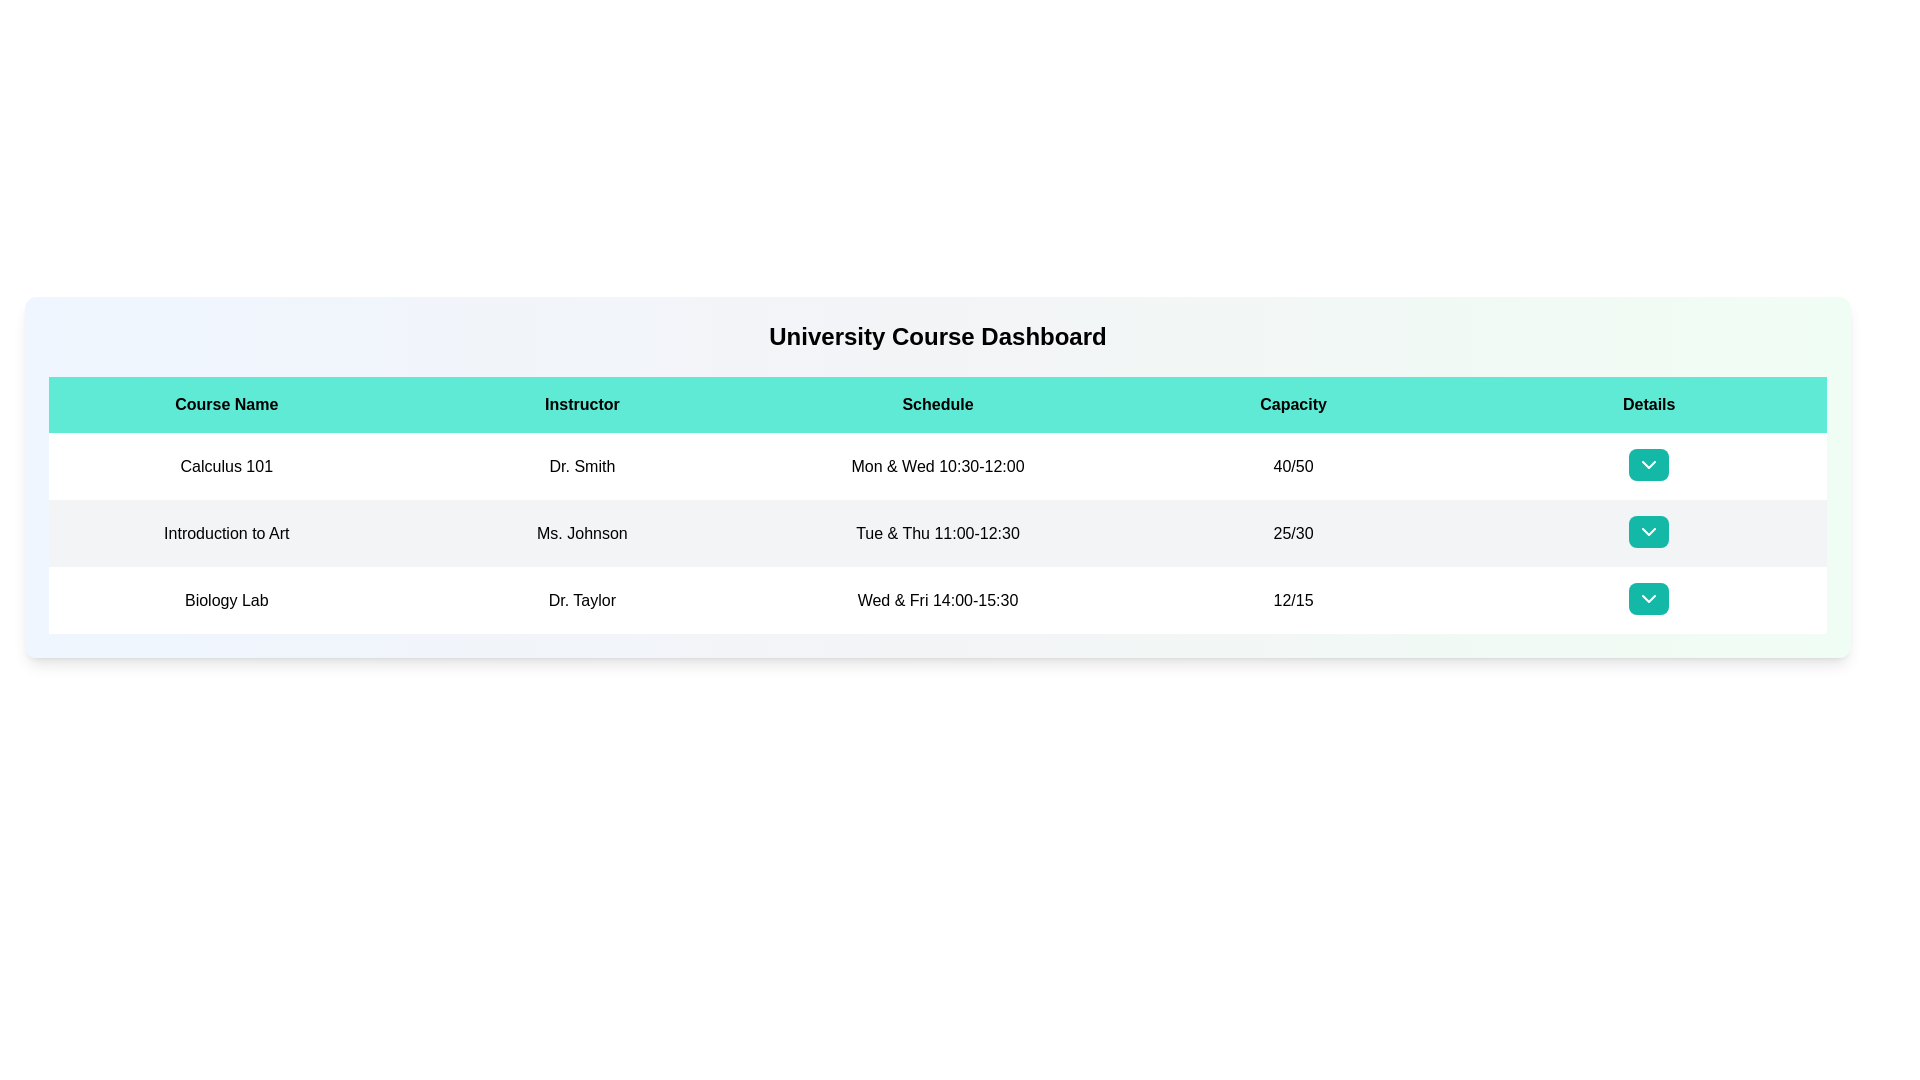 Image resolution: width=1920 pixels, height=1080 pixels. Describe the element at coordinates (1649, 531) in the screenshot. I see `the downward-pointing chevron icon in the 'Details' column of the second row for 'Introduction to Art'` at that location.